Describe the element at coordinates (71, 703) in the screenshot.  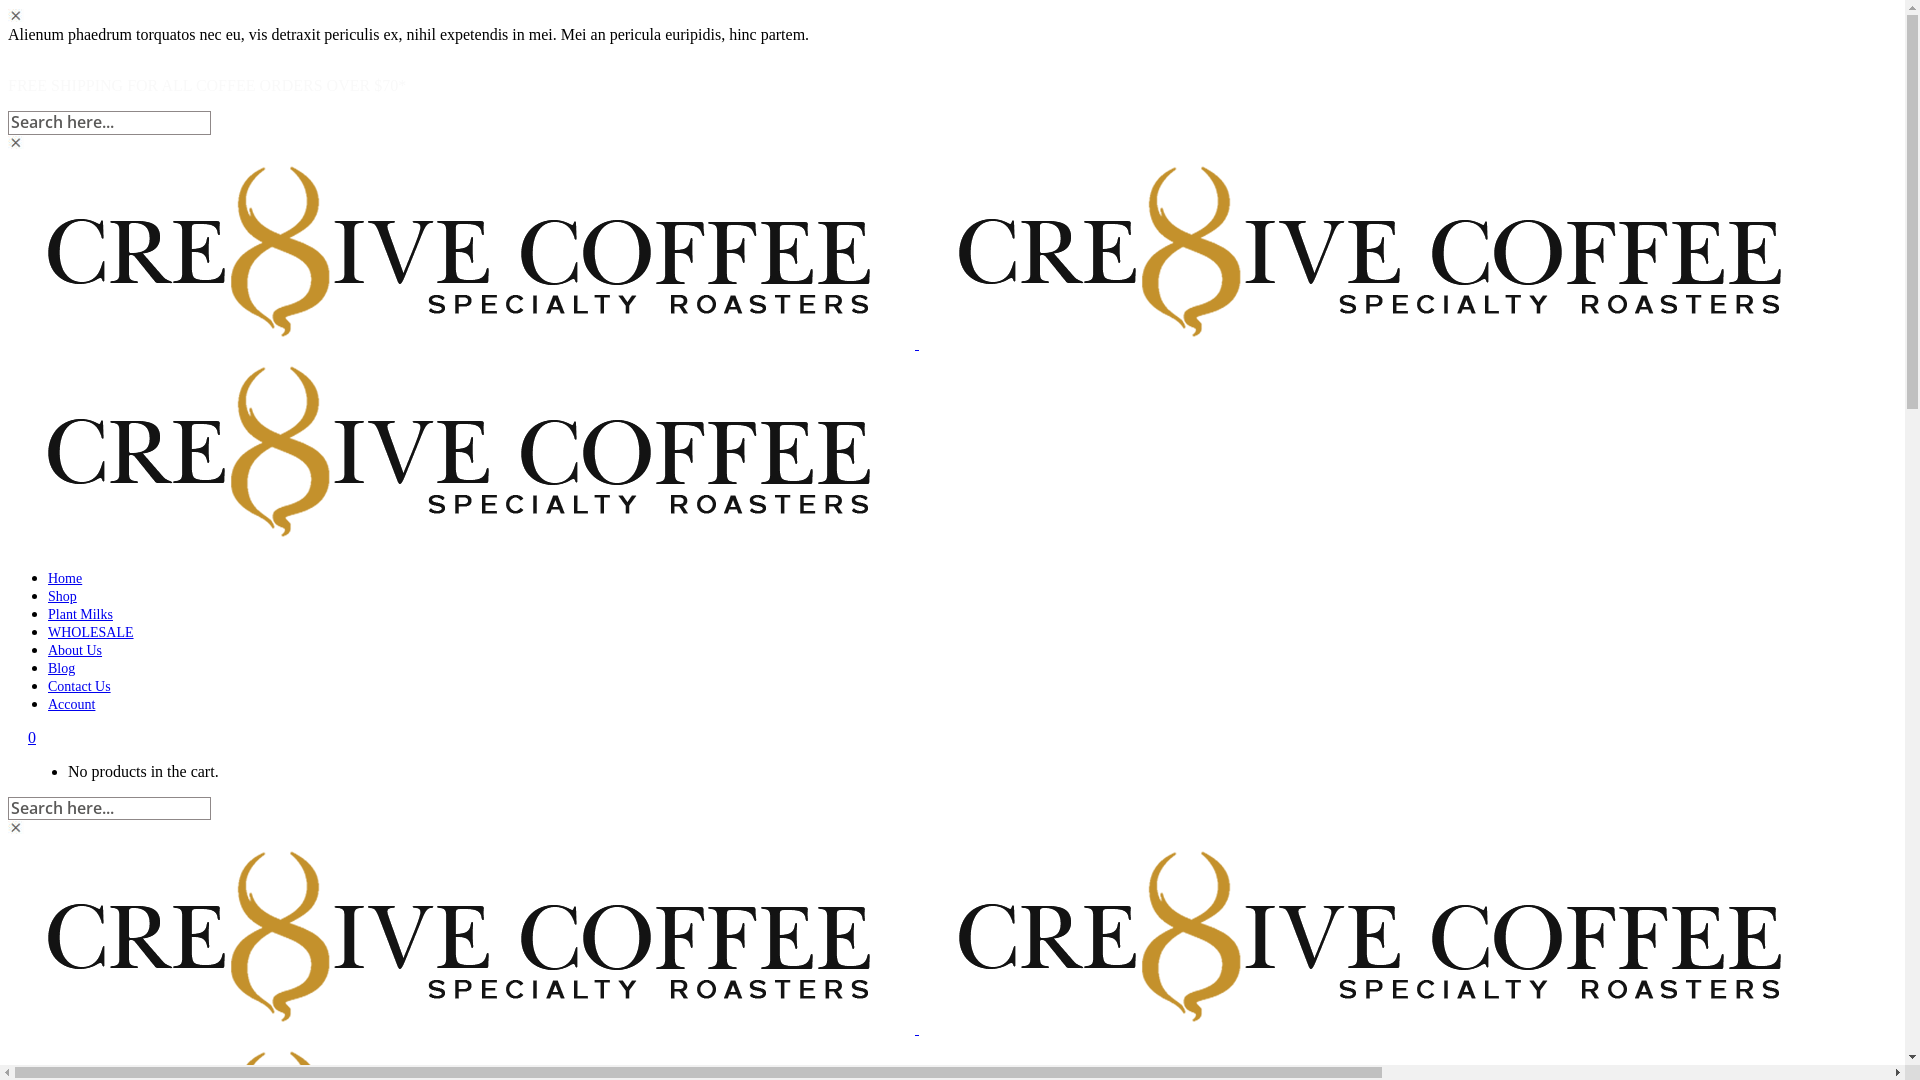
I see `'Account'` at that location.